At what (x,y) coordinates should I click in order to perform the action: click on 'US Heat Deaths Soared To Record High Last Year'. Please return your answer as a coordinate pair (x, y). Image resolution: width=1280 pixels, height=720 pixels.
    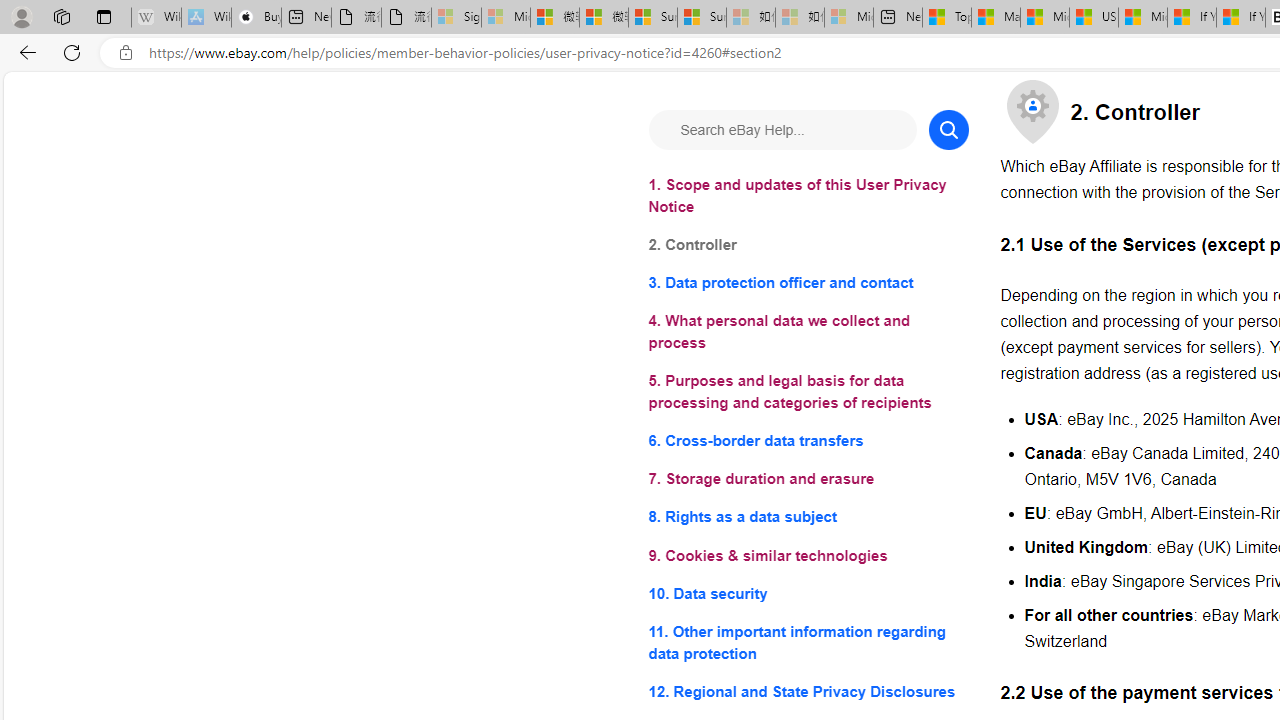
    Looking at the image, I should click on (1092, 17).